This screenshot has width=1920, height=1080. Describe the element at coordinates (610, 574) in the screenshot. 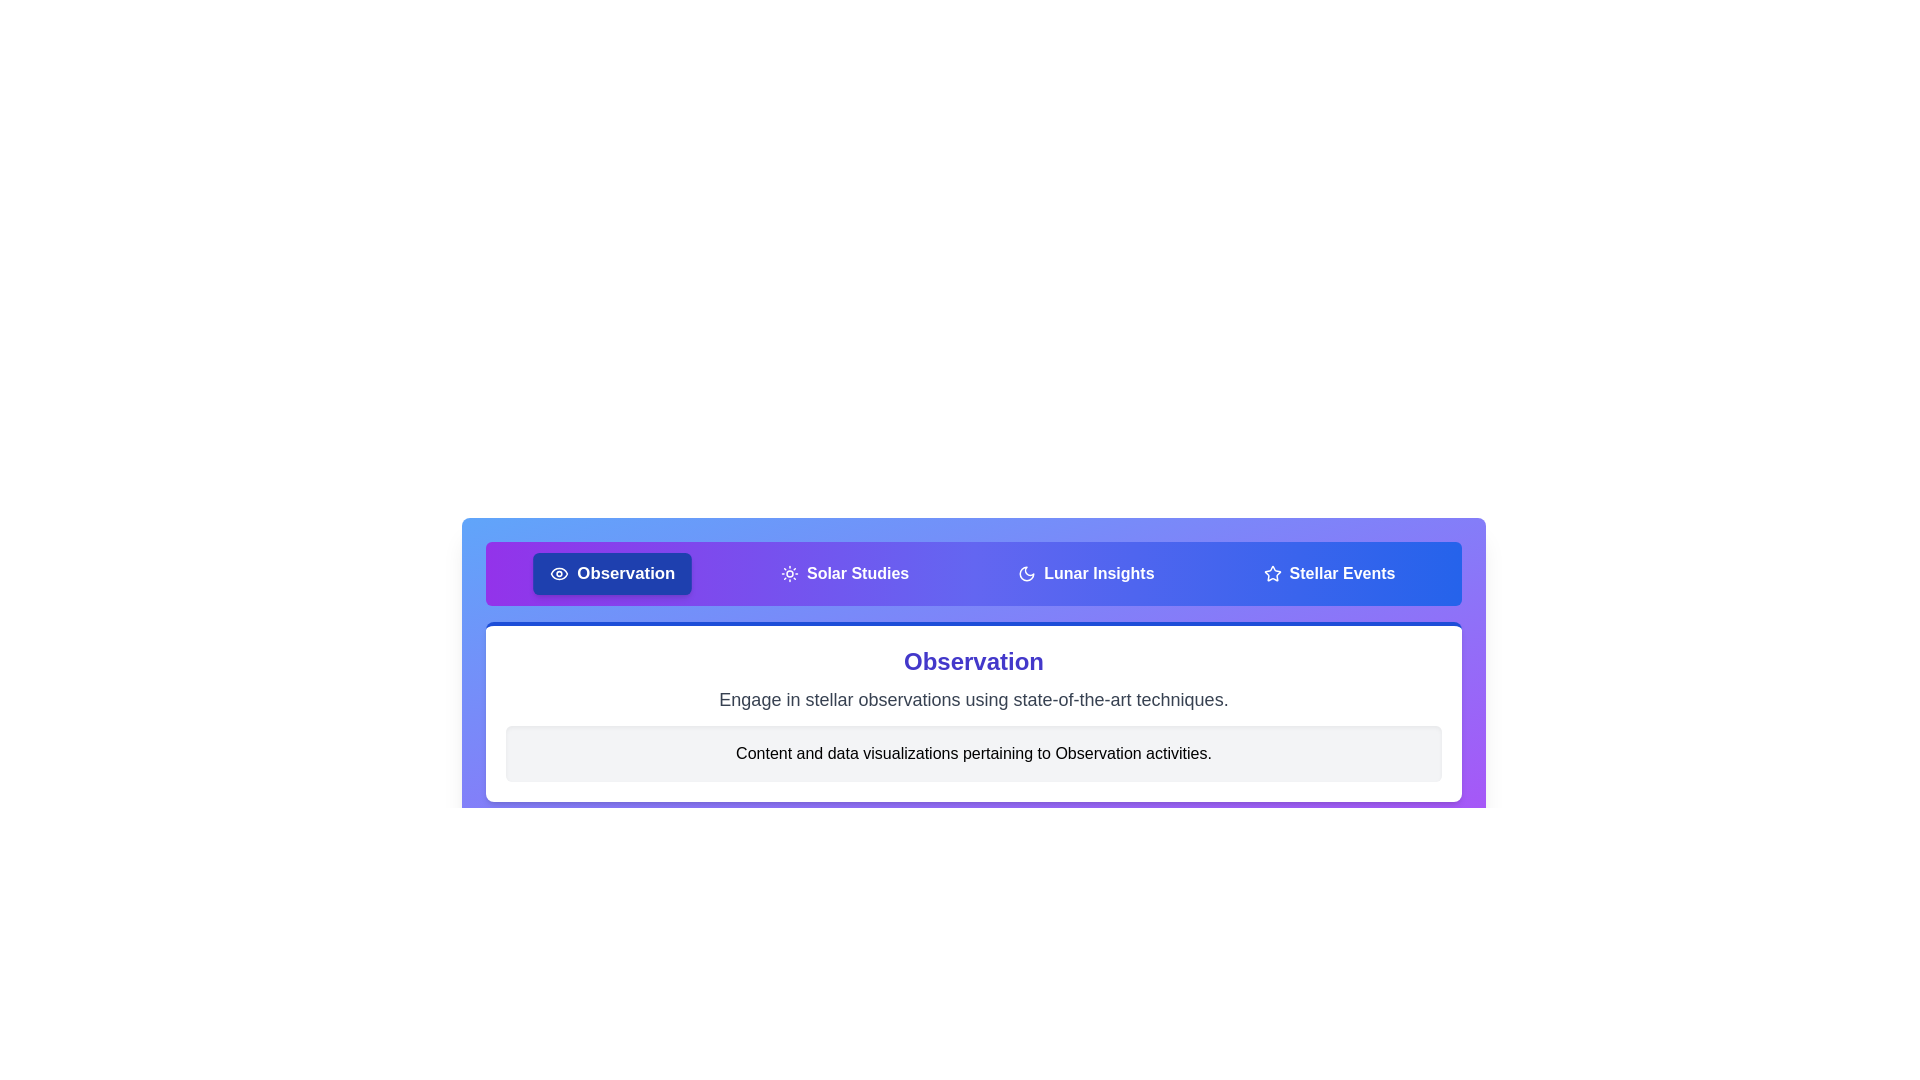

I see `the tab corresponding to Observation to view its content` at that location.